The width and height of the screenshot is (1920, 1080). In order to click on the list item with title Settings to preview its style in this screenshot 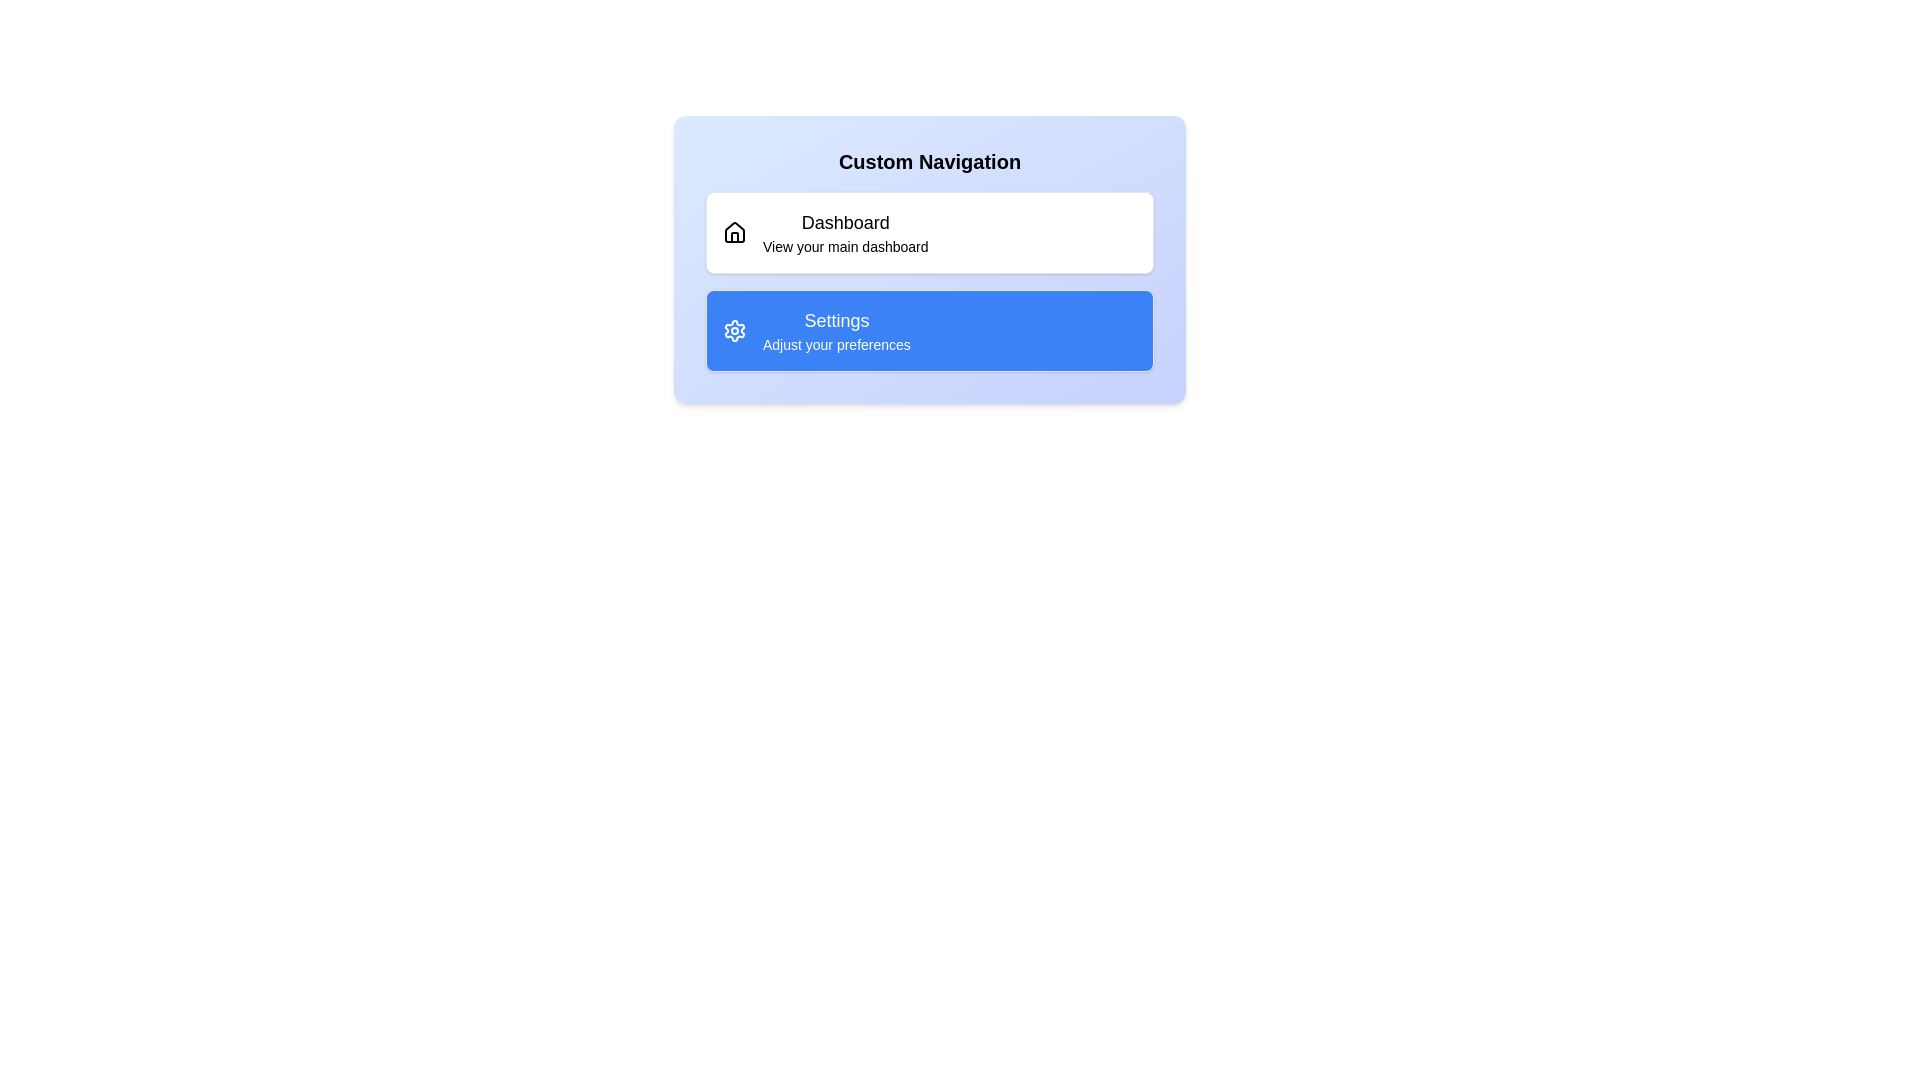, I will do `click(929, 330)`.